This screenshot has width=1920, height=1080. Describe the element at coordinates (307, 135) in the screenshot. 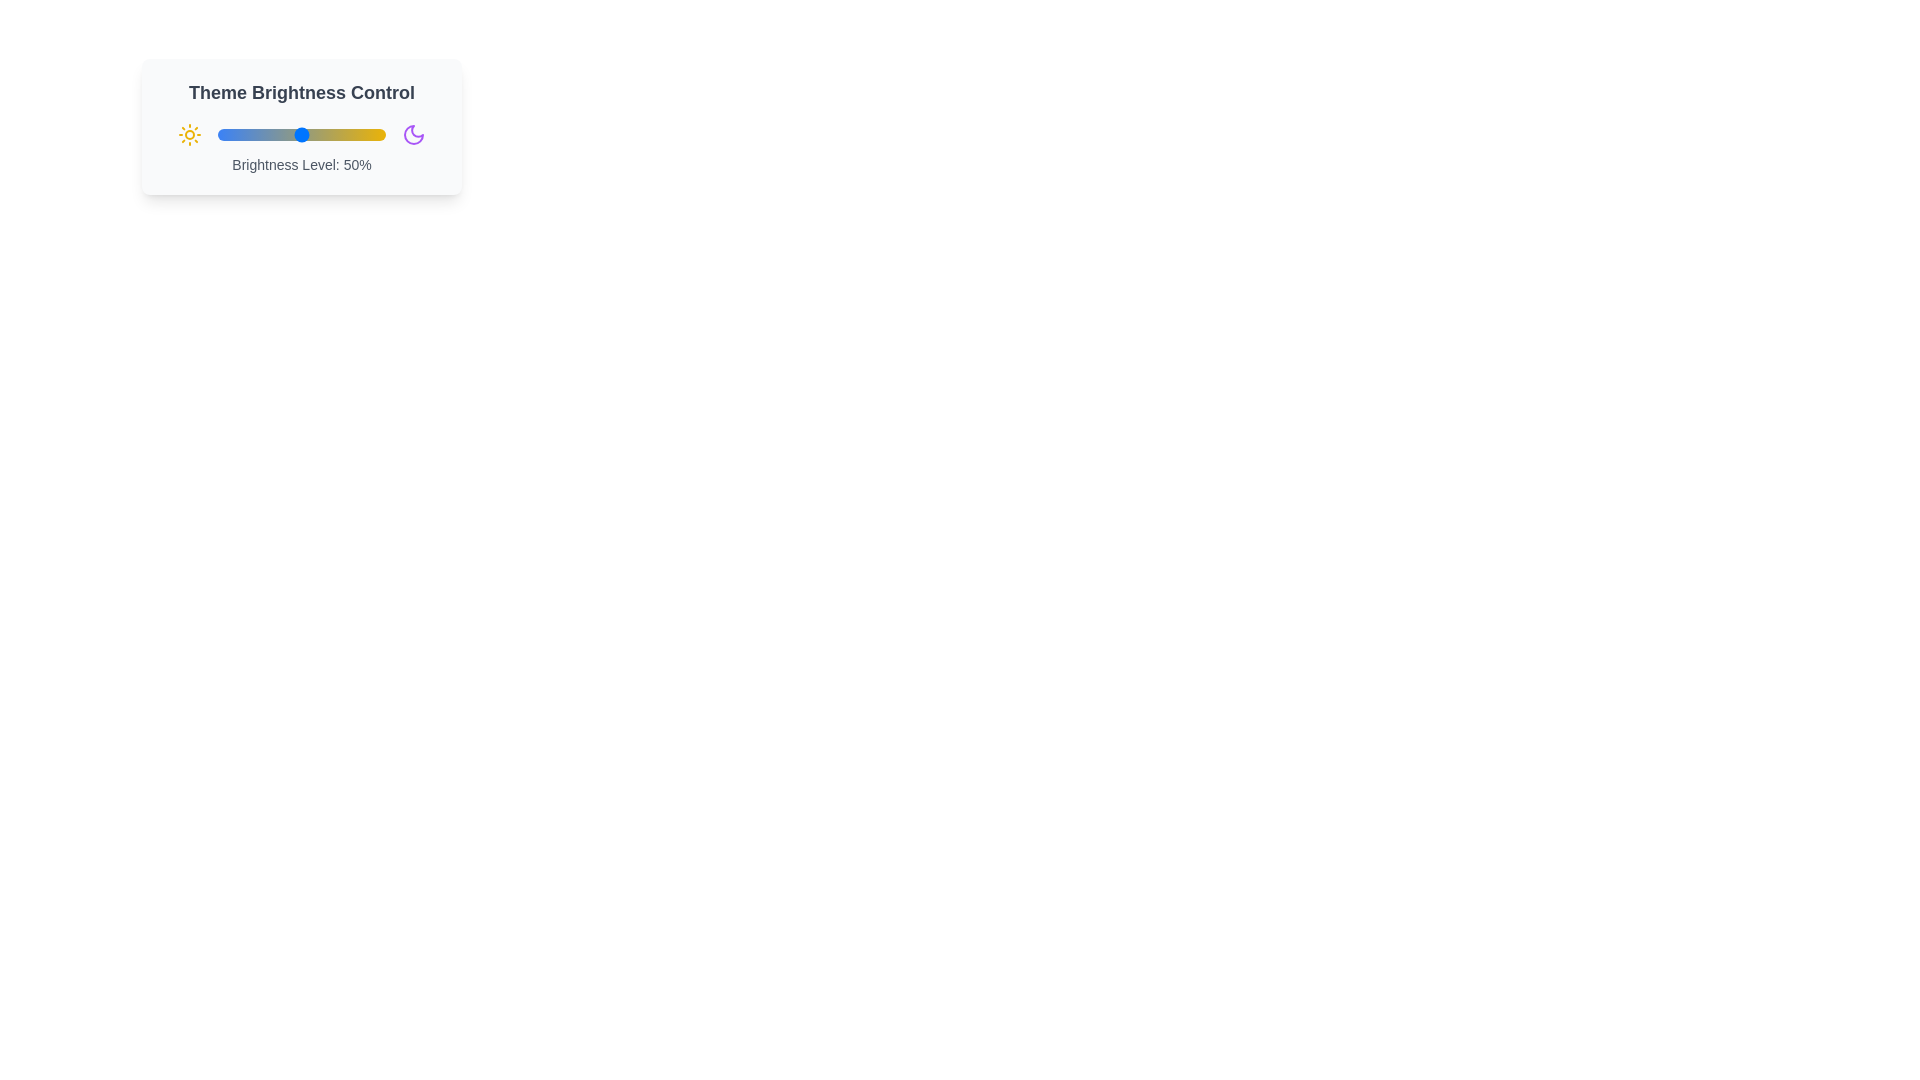

I see `the brightness slider to 54%` at that location.